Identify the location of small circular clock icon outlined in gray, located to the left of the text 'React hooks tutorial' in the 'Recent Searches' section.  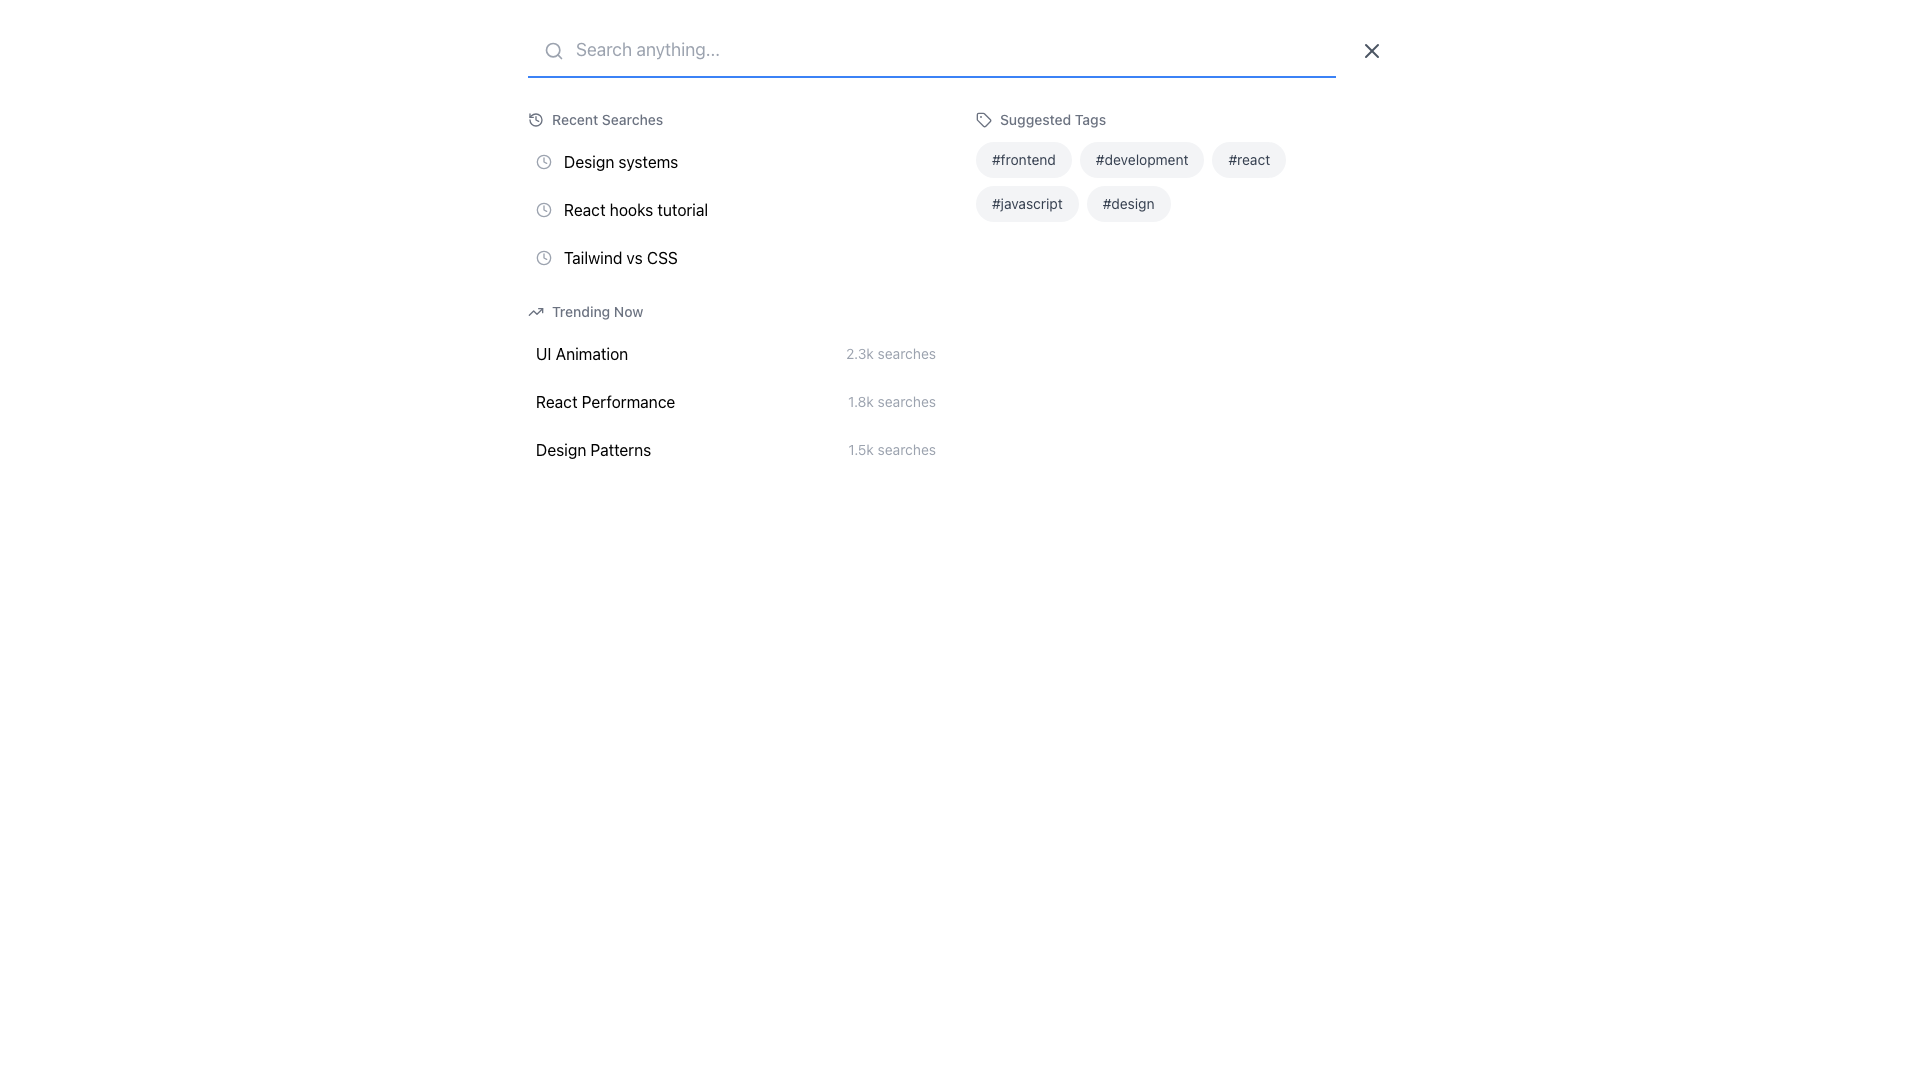
(543, 209).